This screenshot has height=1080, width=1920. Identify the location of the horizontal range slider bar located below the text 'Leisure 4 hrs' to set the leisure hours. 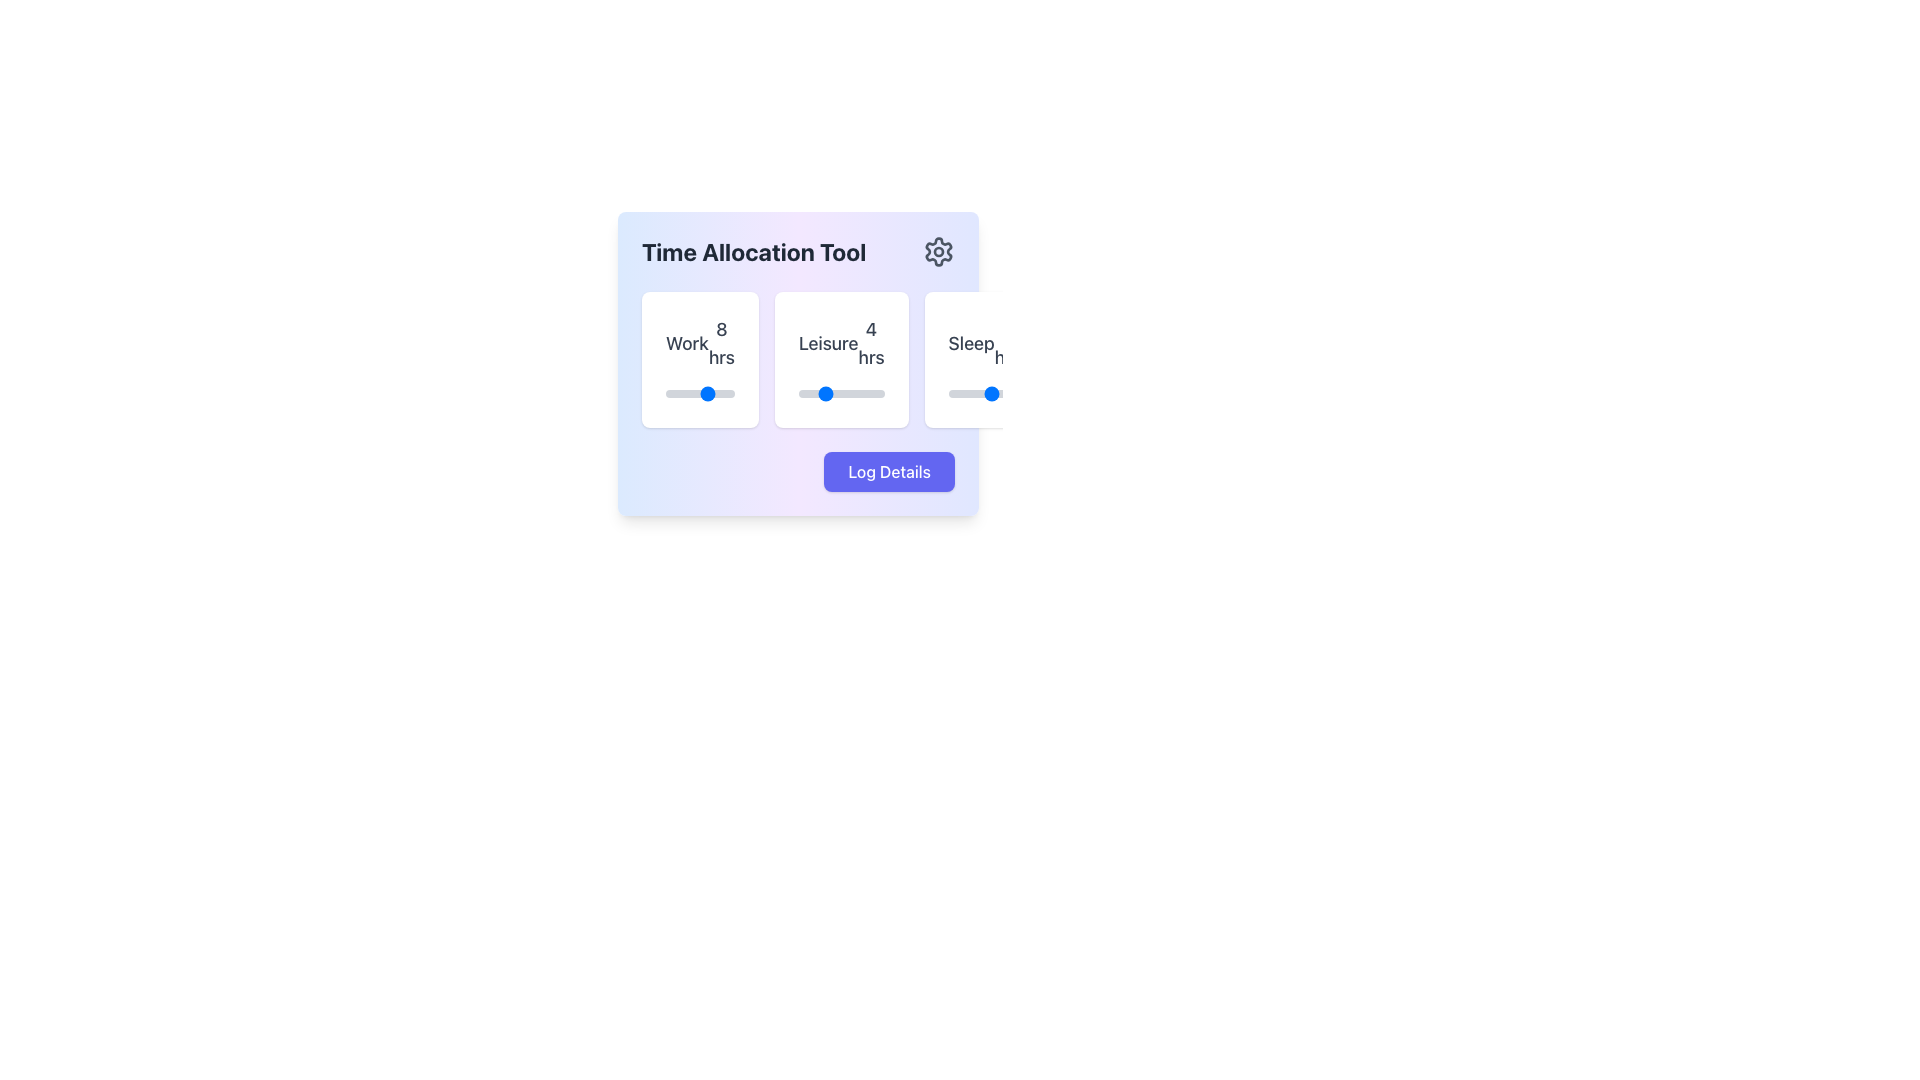
(841, 393).